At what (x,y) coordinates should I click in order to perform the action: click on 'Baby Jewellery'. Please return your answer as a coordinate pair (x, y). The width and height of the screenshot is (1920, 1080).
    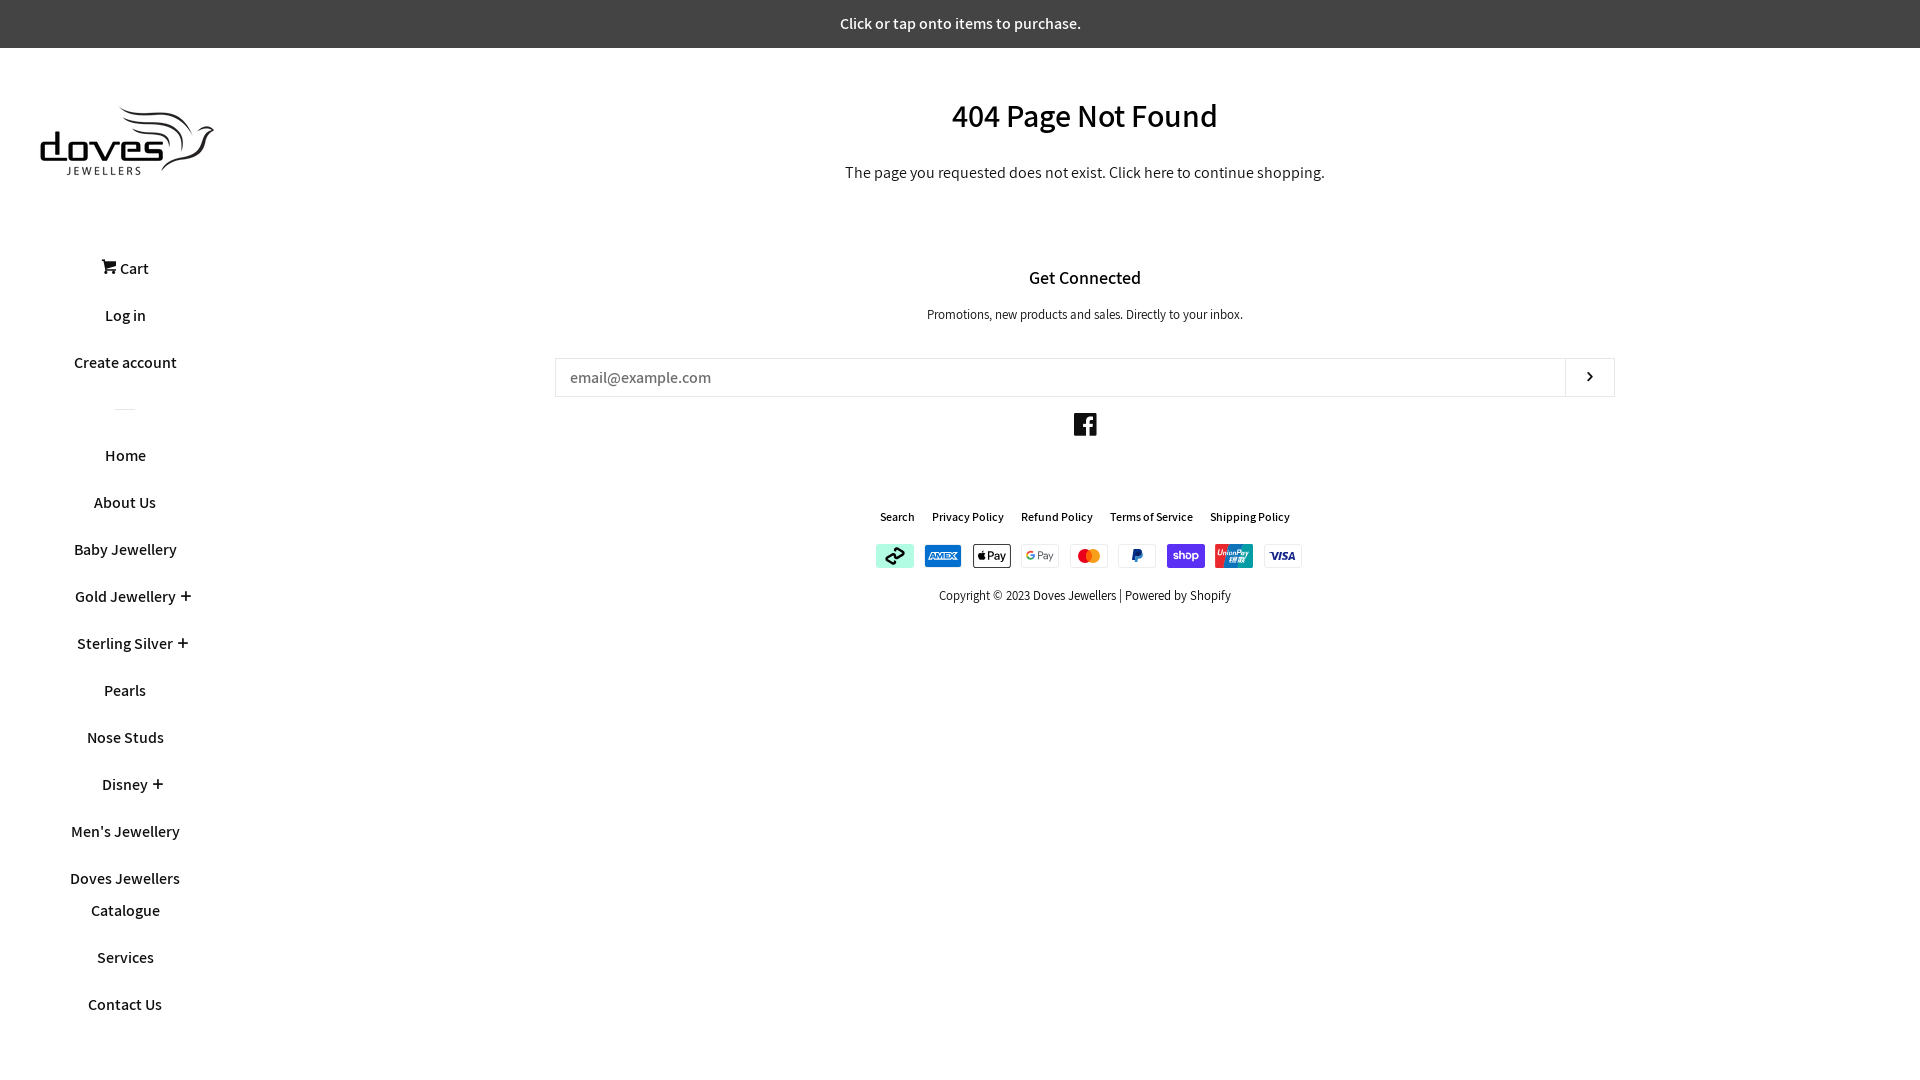
    Looking at the image, I should click on (123, 557).